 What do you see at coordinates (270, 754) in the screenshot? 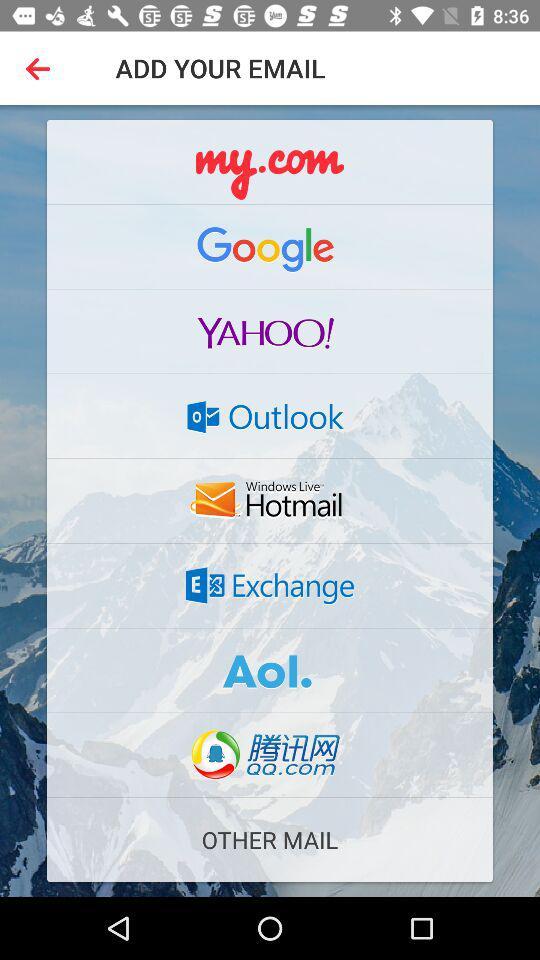
I see `the item above other mail item` at bounding box center [270, 754].